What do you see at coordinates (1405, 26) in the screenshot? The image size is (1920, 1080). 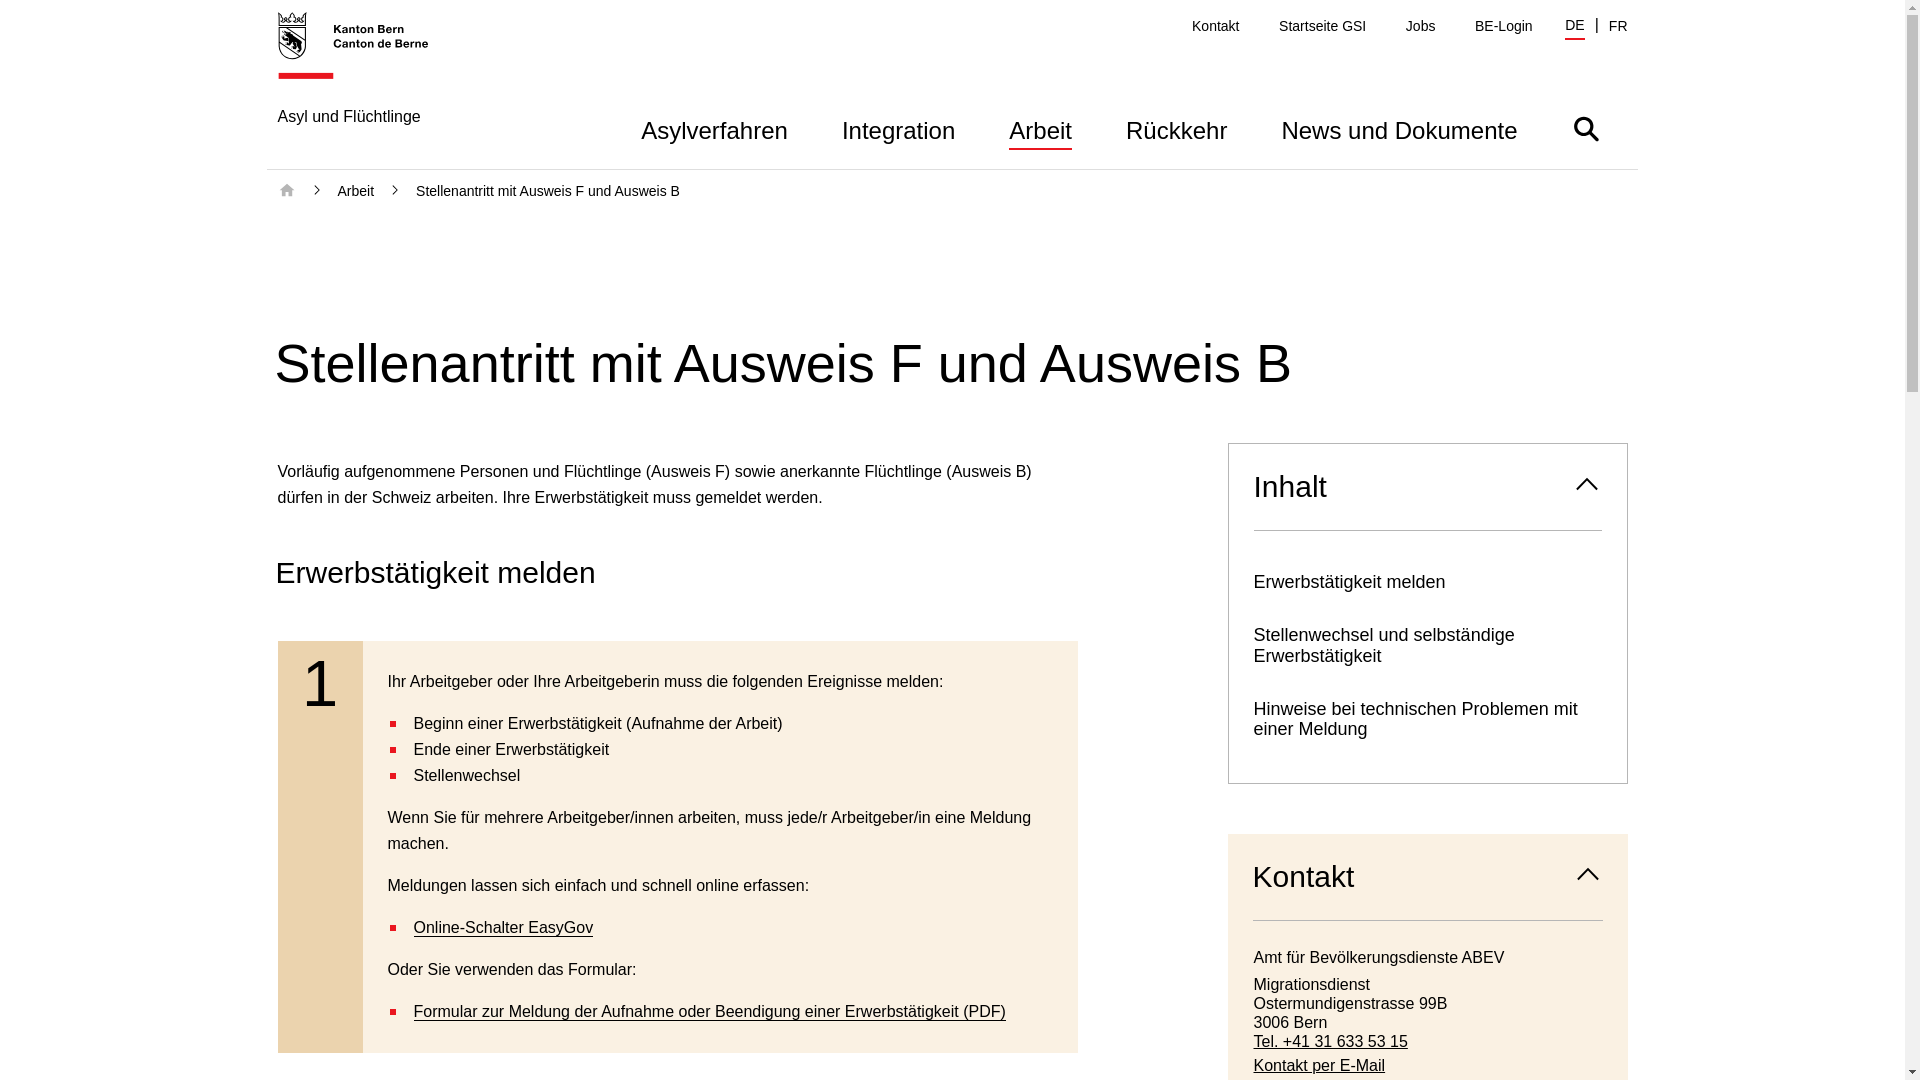 I see `'Jobs'` at bounding box center [1405, 26].